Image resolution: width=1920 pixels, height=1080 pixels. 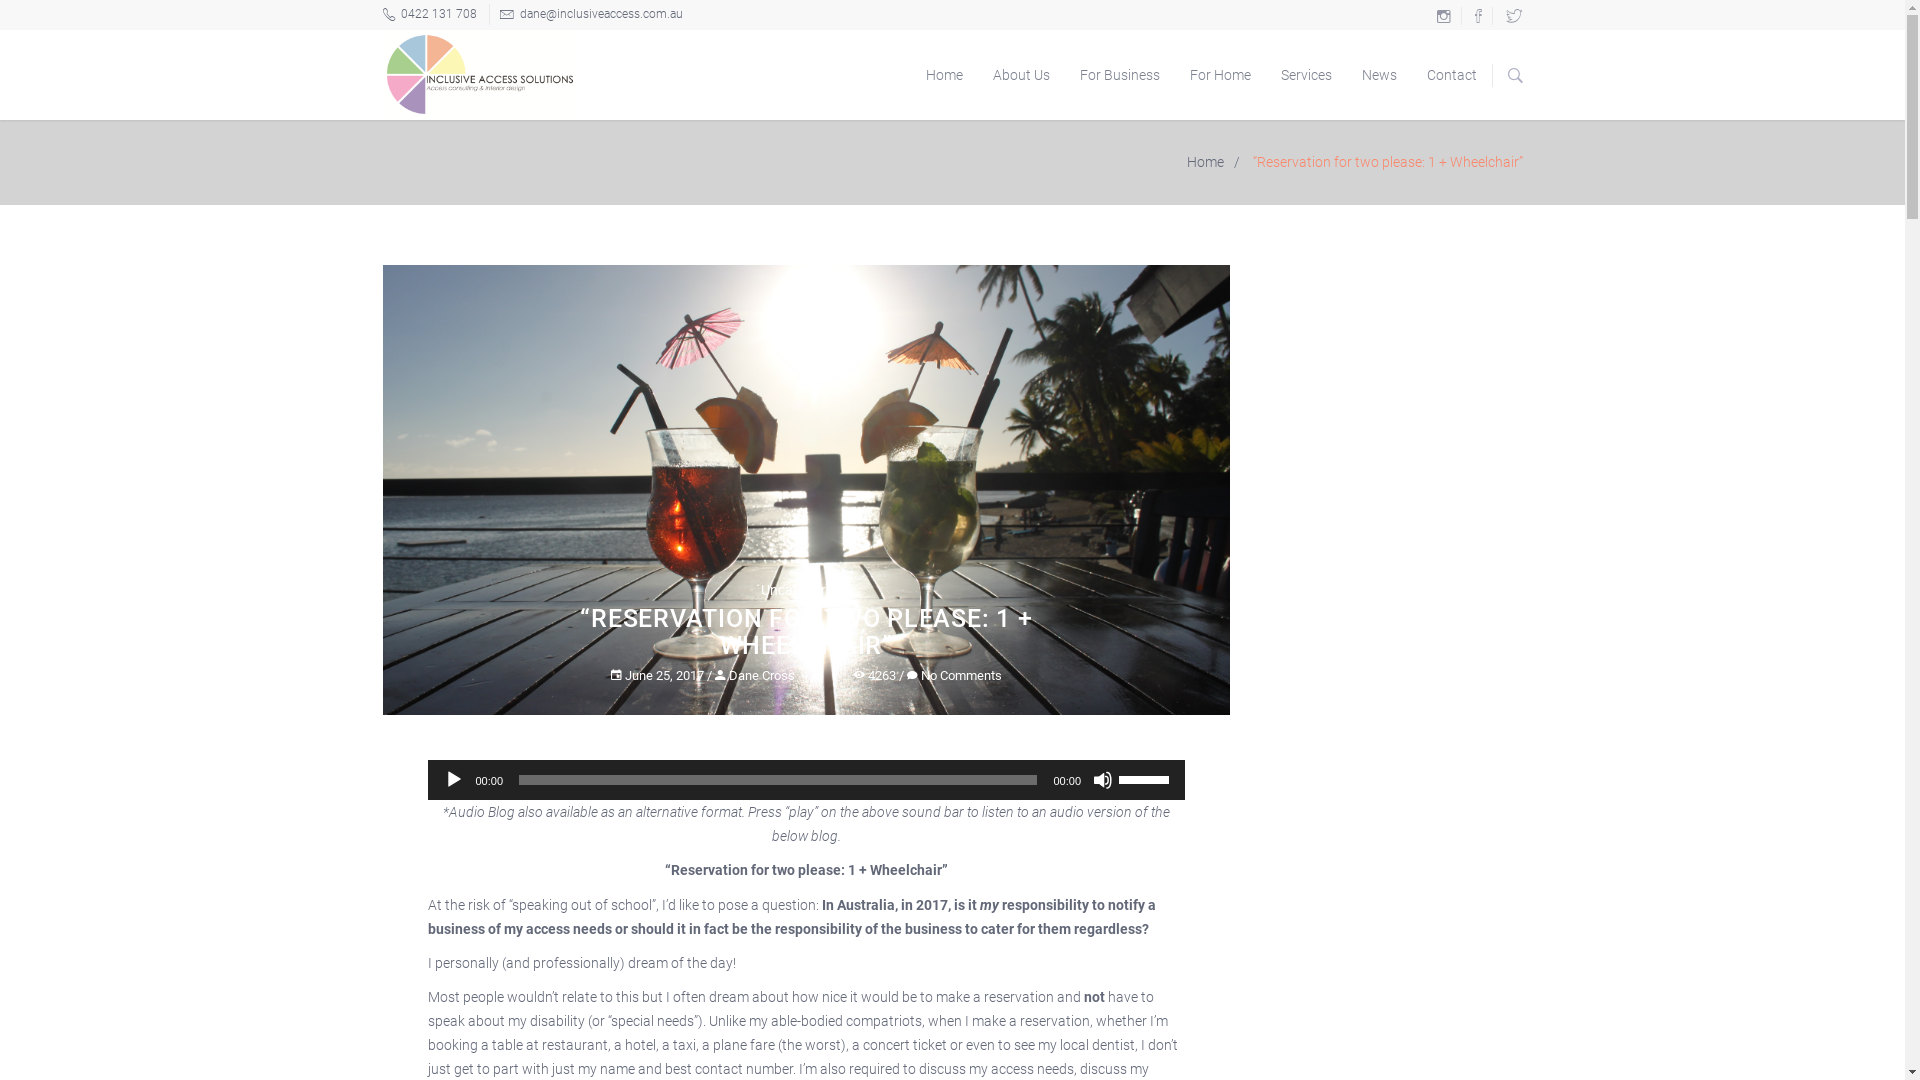 I want to click on 'About Us', so click(x=1021, y=73).